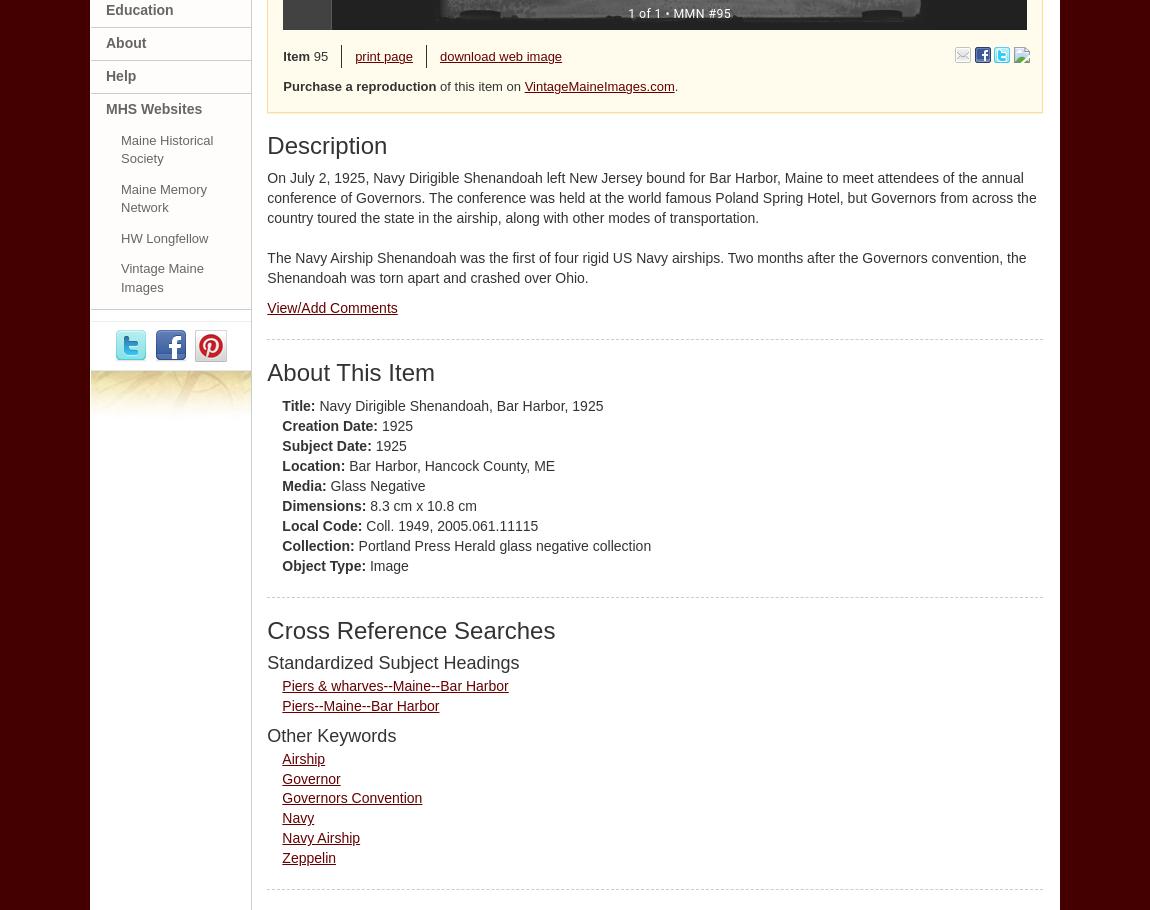  Describe the element at coordinates (359, 85) in the screenshot. I see `'Purchase a reproduction'` at that location.